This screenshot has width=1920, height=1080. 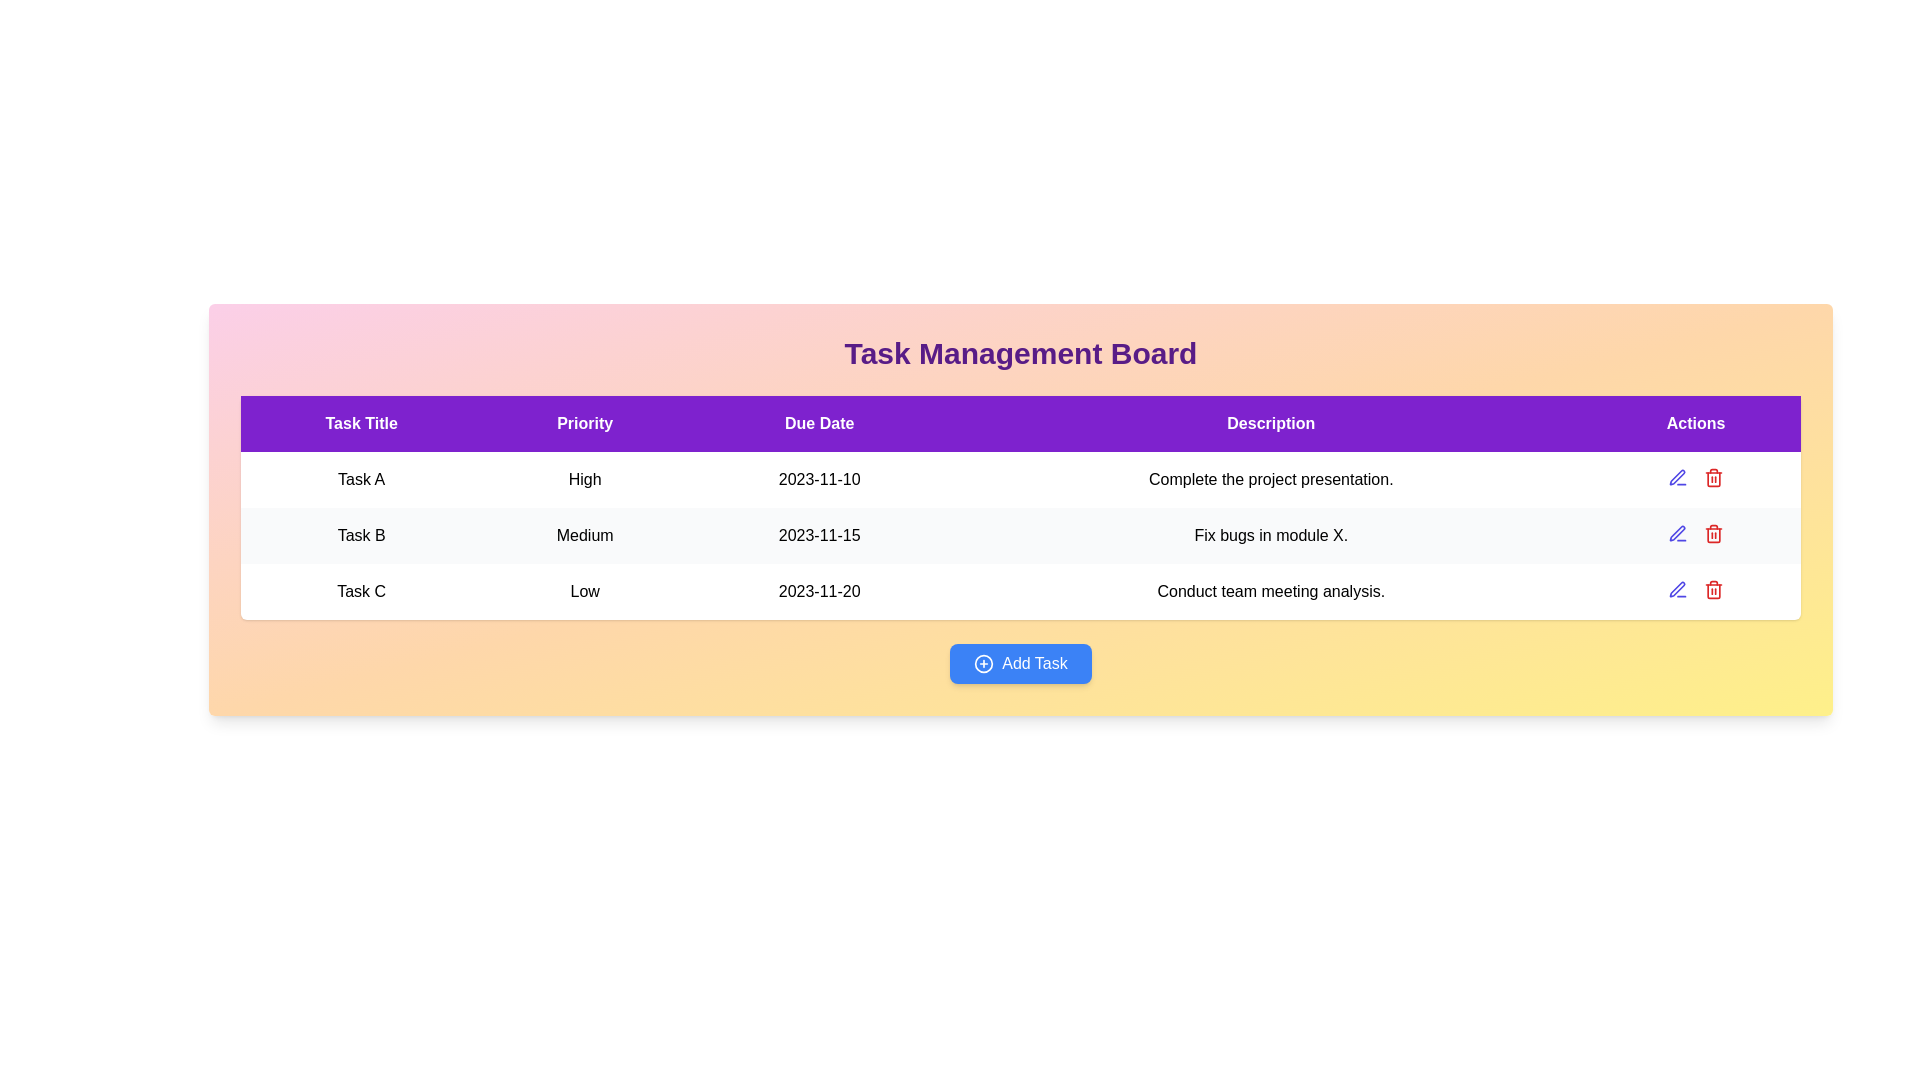 What do you see at coordinates (584, 479) in the screenshot?
I see `the Text Label displaying 'High' in black, which is located in the second column of the first row under the 'Priority' header in the task details table` at bounding box center [584, 479].